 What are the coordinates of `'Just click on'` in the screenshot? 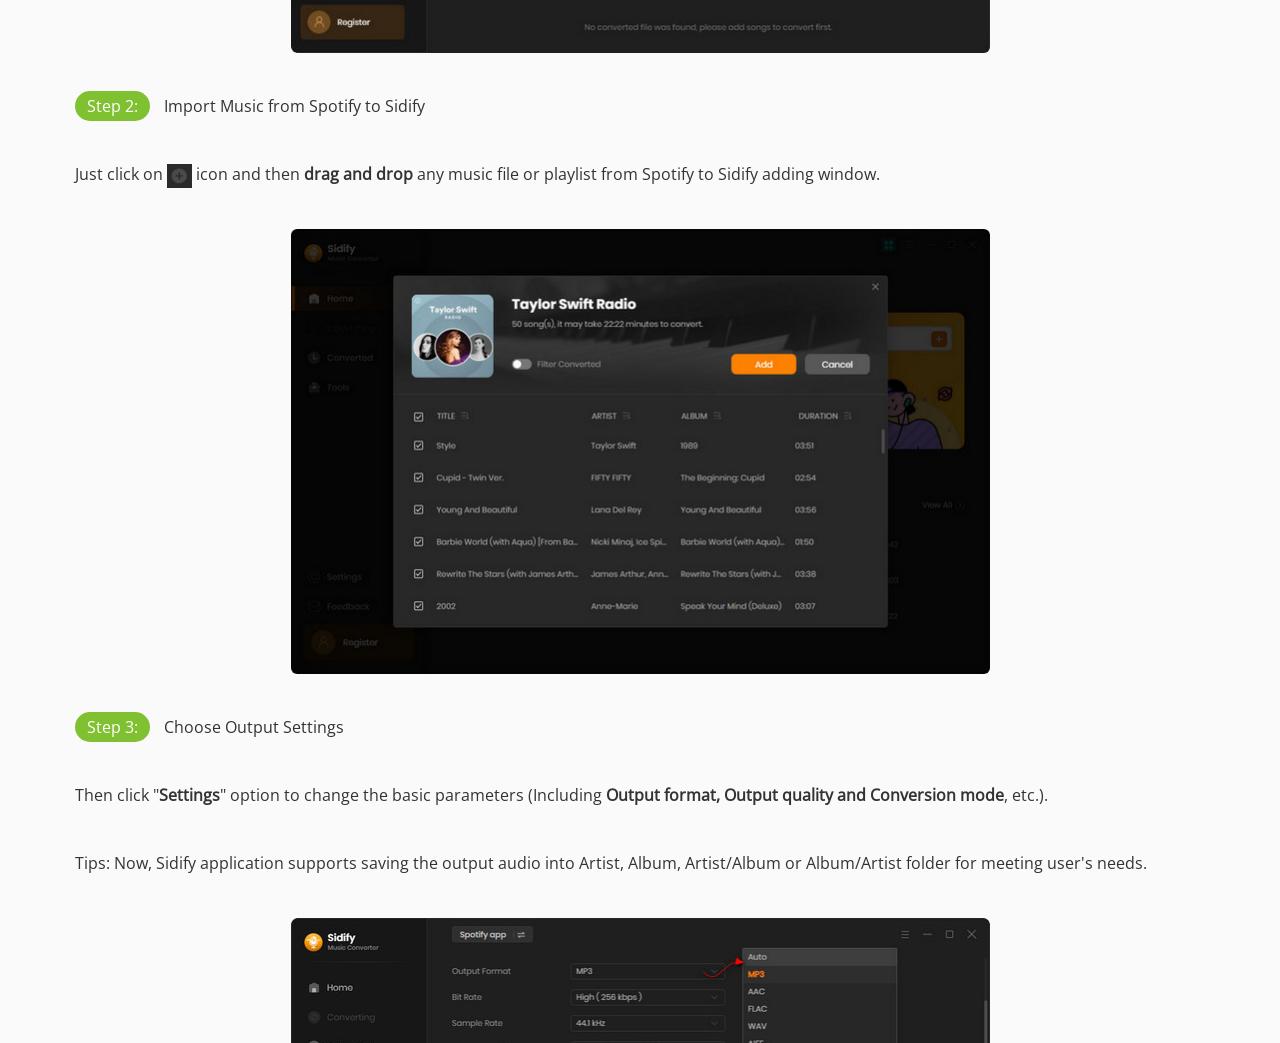 It's located at (119, 172).